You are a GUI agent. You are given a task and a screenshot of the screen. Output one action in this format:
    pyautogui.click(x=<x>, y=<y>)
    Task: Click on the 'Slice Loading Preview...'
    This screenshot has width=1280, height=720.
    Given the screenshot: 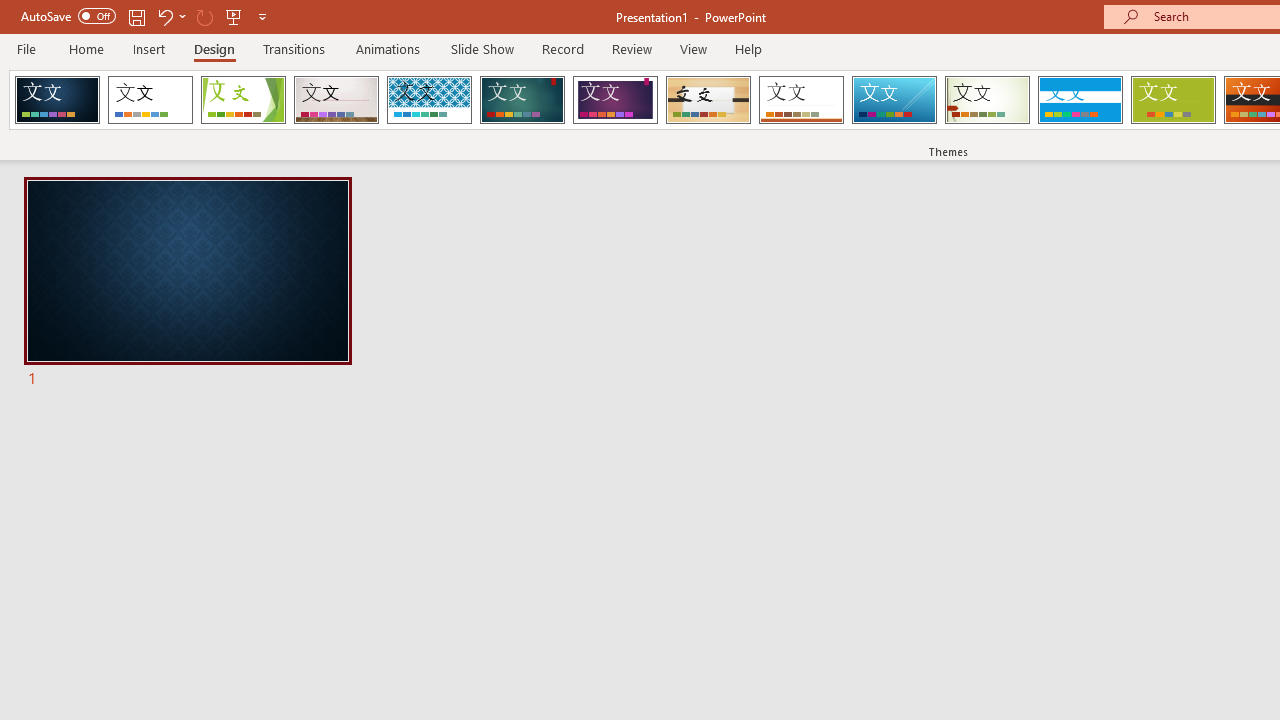 What is the action you would take?
    pyautogui.click(x=893, y=100)
    